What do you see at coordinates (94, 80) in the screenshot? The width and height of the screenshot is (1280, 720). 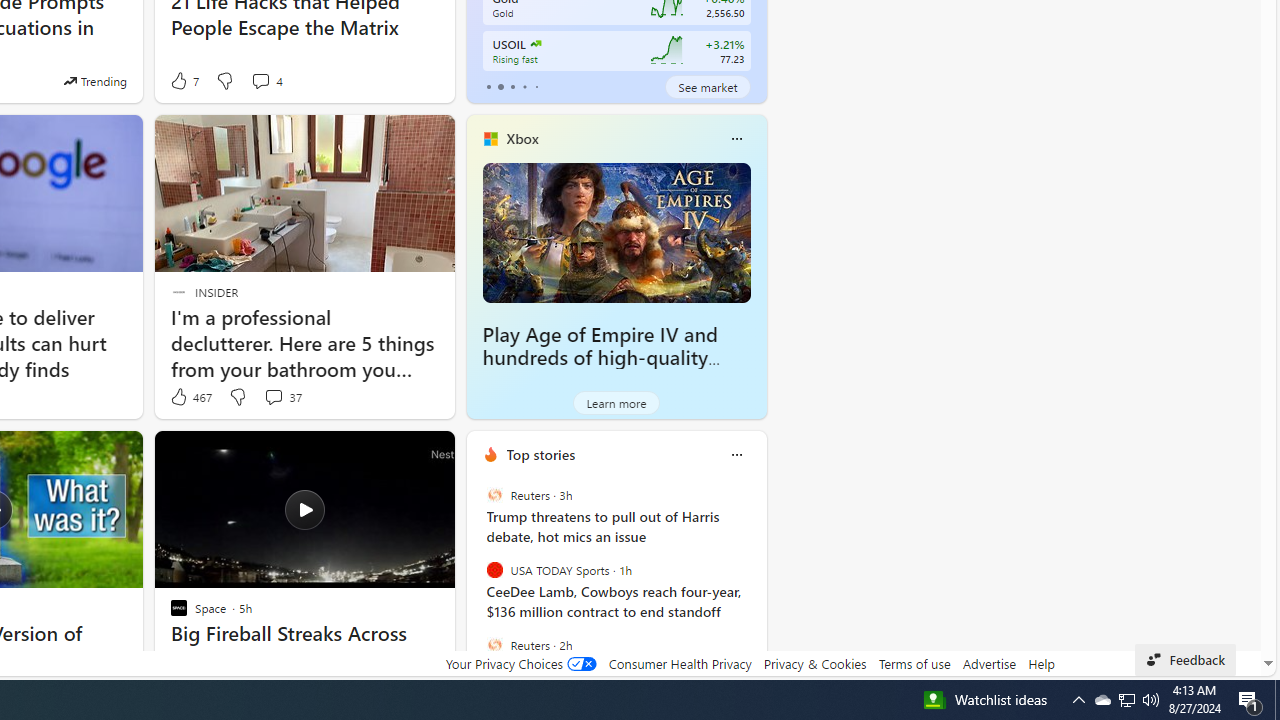 I see `'This story is trending'` at bounding box center [94, 80].